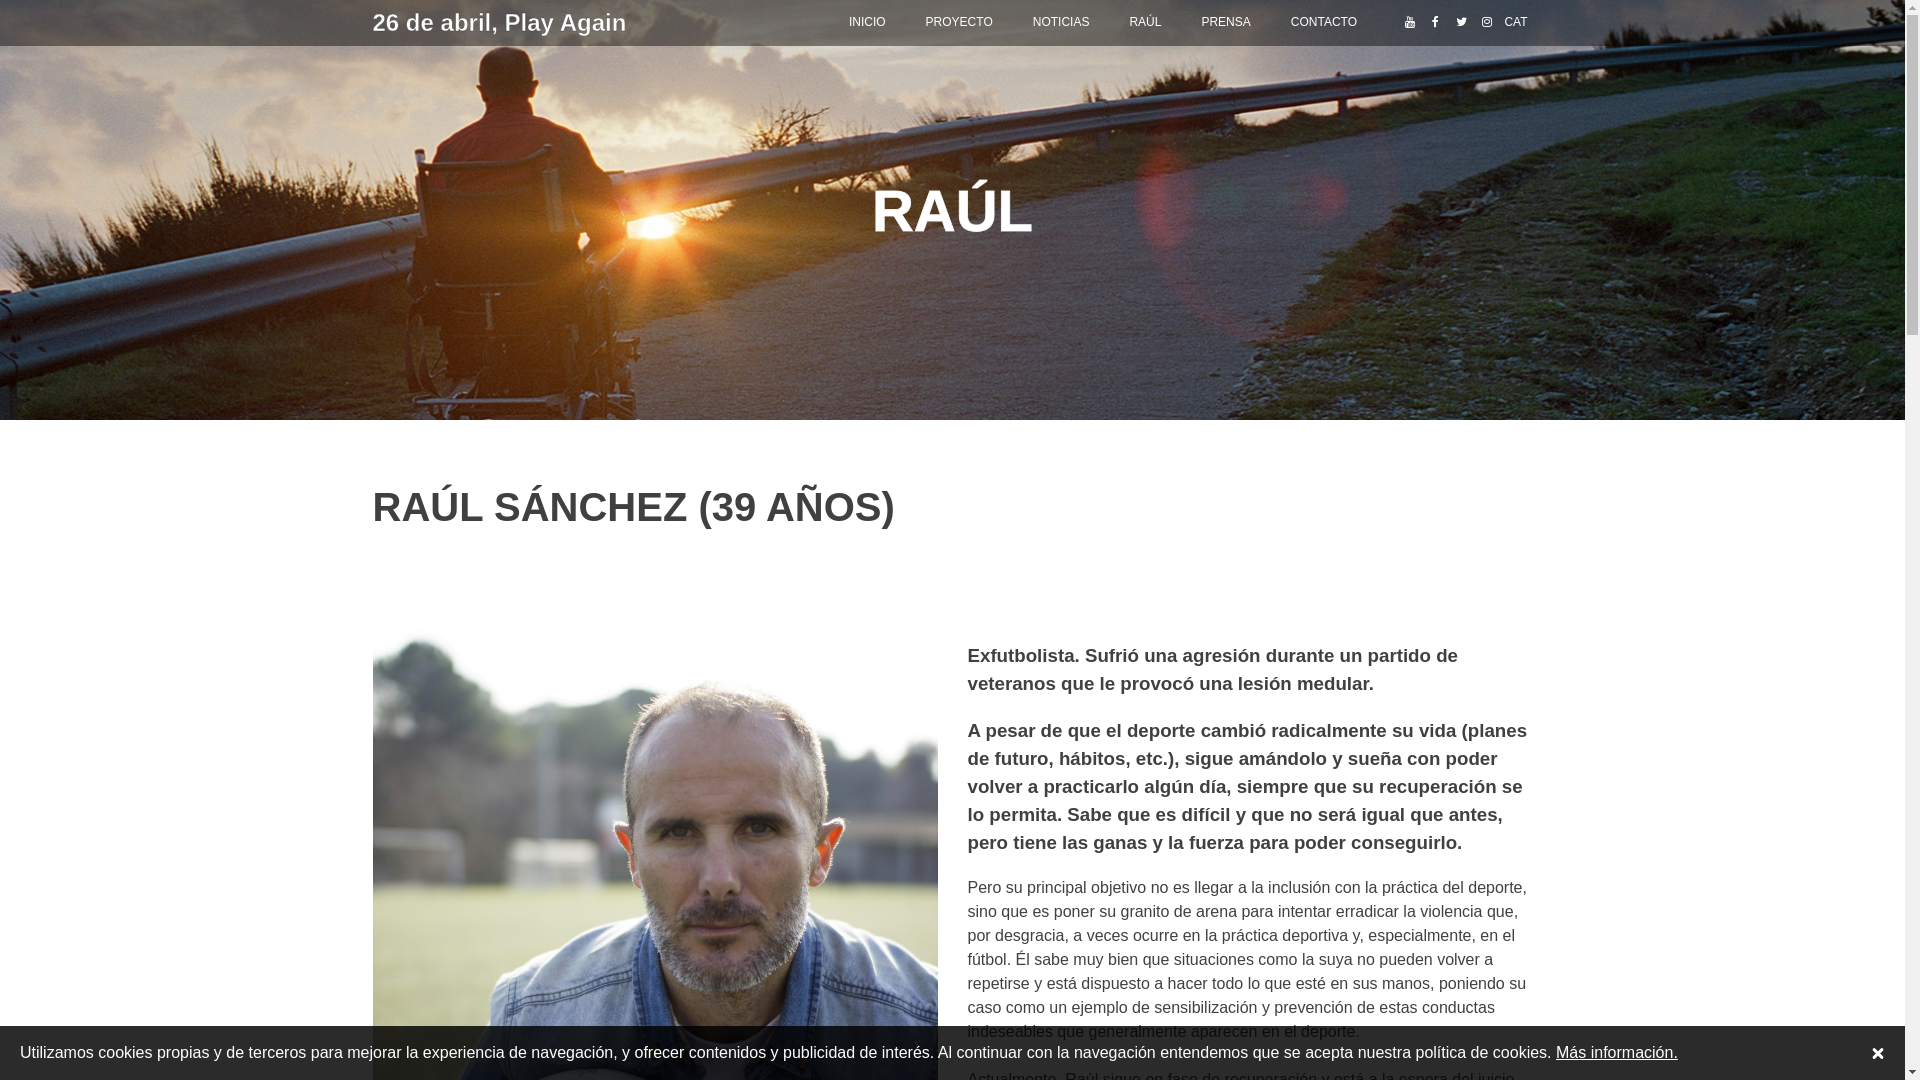 This screenshot has width=1920, height=1080. Describe the element at coordinates (1324, 23) in the screenshot. I see `'CONTACTO'` at that location.